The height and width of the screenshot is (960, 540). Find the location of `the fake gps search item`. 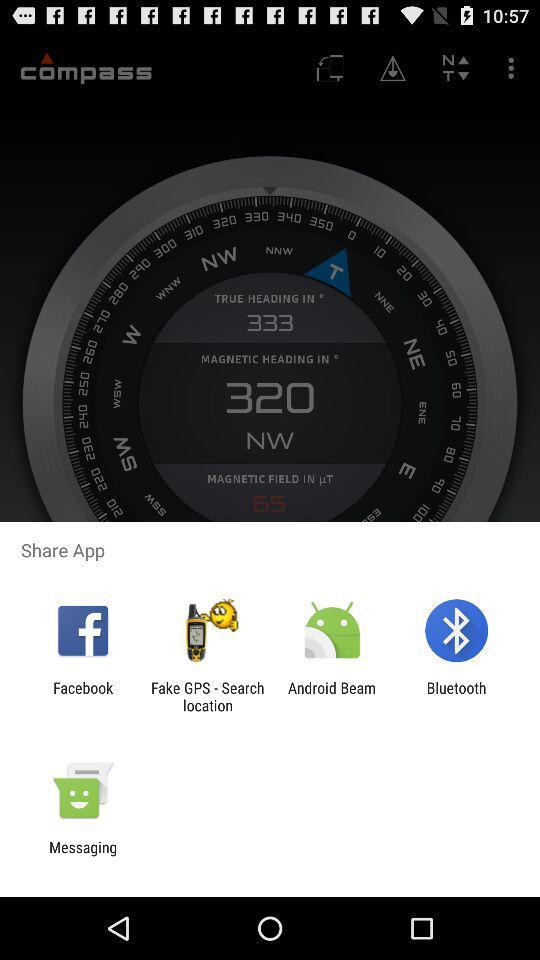

the fake gps search item is located at coordinates (206, 696).